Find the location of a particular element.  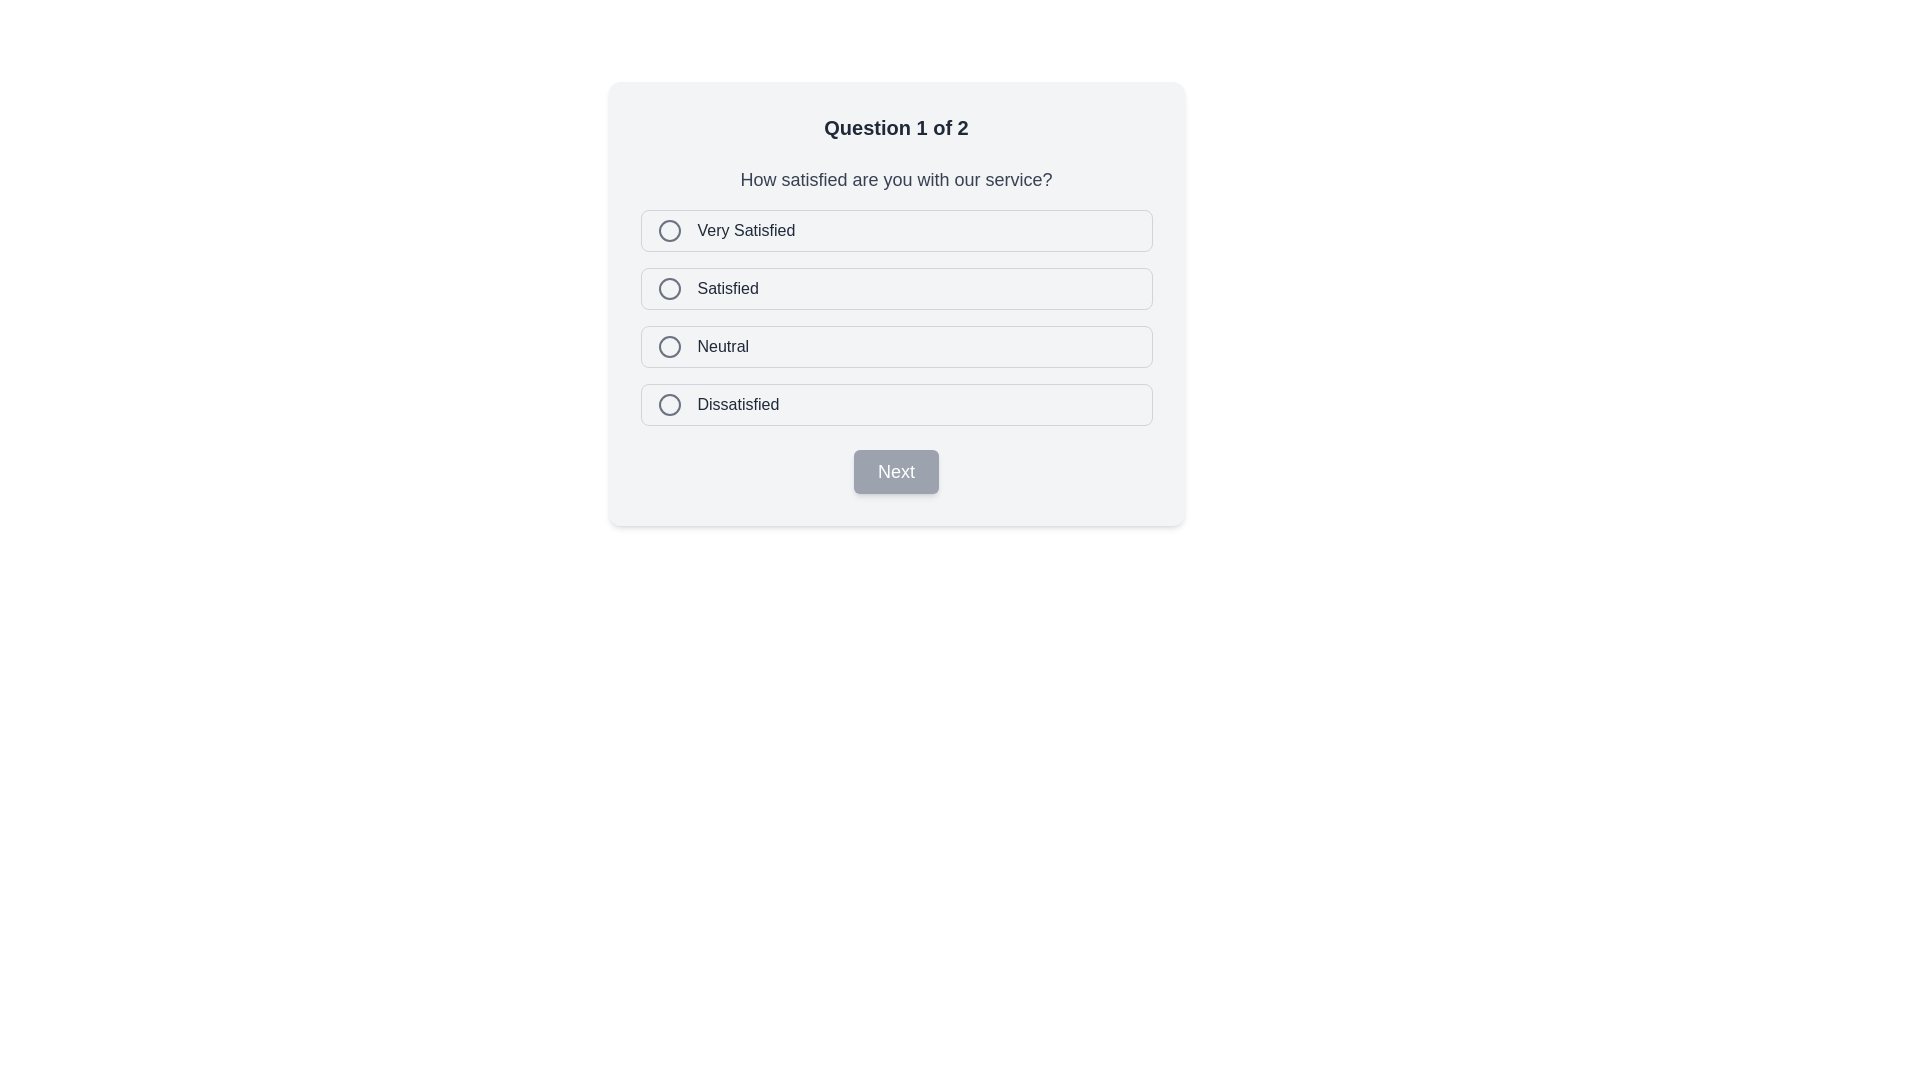

the 'Dissatisfied' radio button indicator using keyboard navigation is located at coordinates (669, 405).